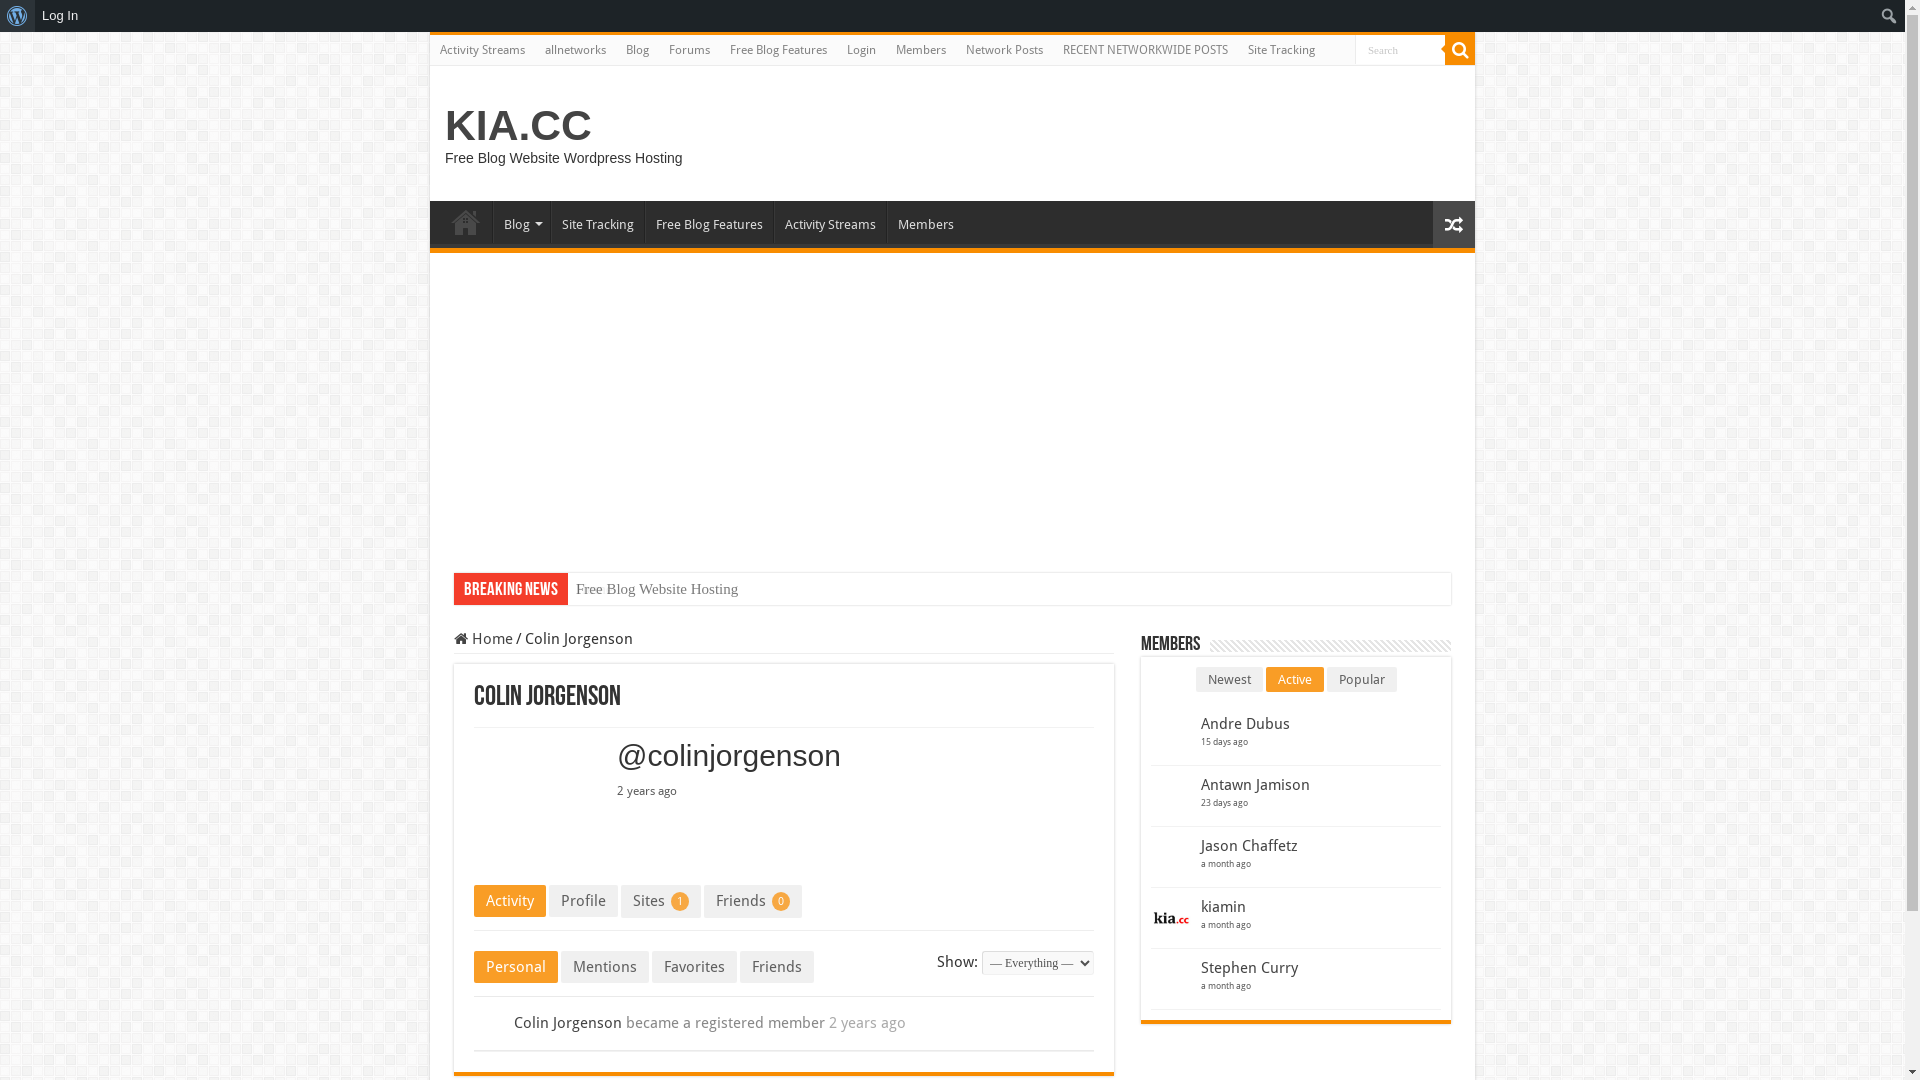 This screenshot has width=1920, height=1080. Describe the element at coordinates (1265, 678) in the screenshot. I see `'Active'` at that location.